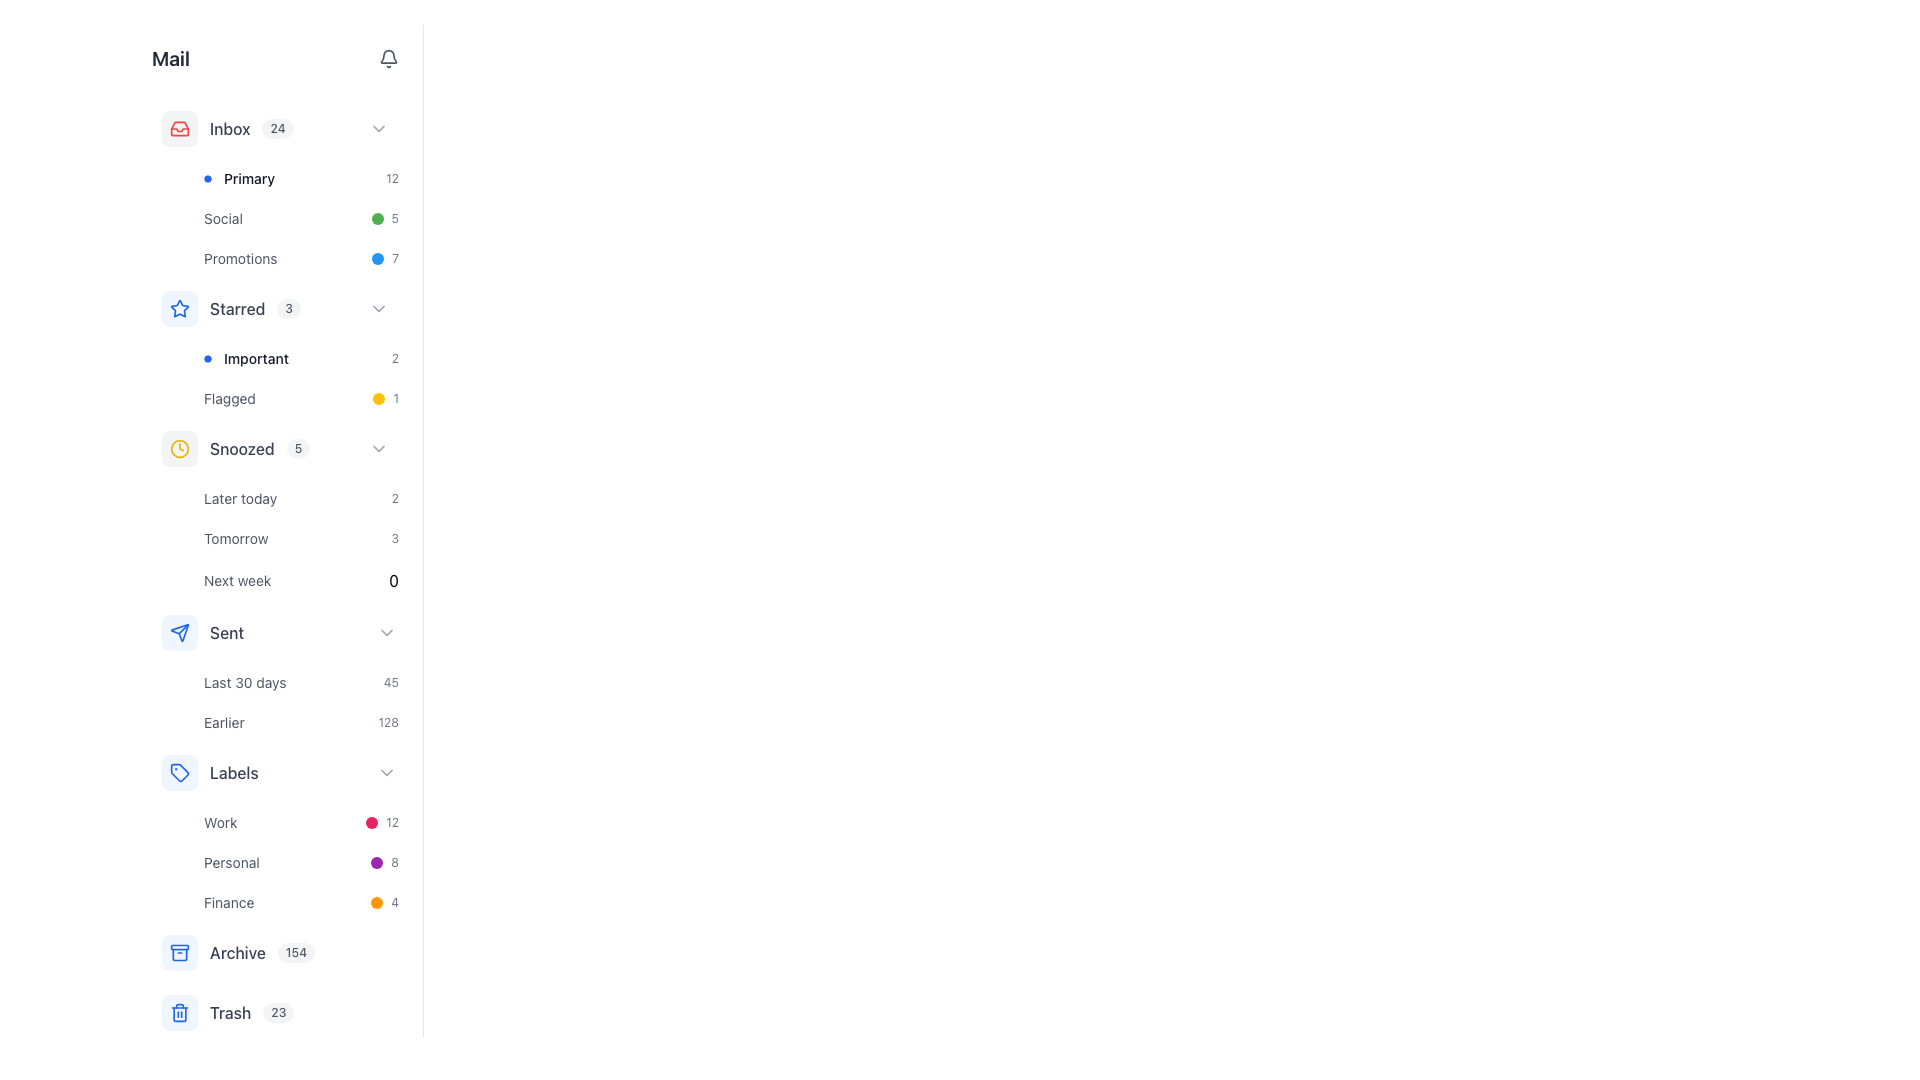 Image resolution: width=1920 pixels, height=1080 pixels. I want to click on the clickable list item related to the 'Social' category, which is positioned below 'Primary' and above 'Promotions', so click(300, 219).